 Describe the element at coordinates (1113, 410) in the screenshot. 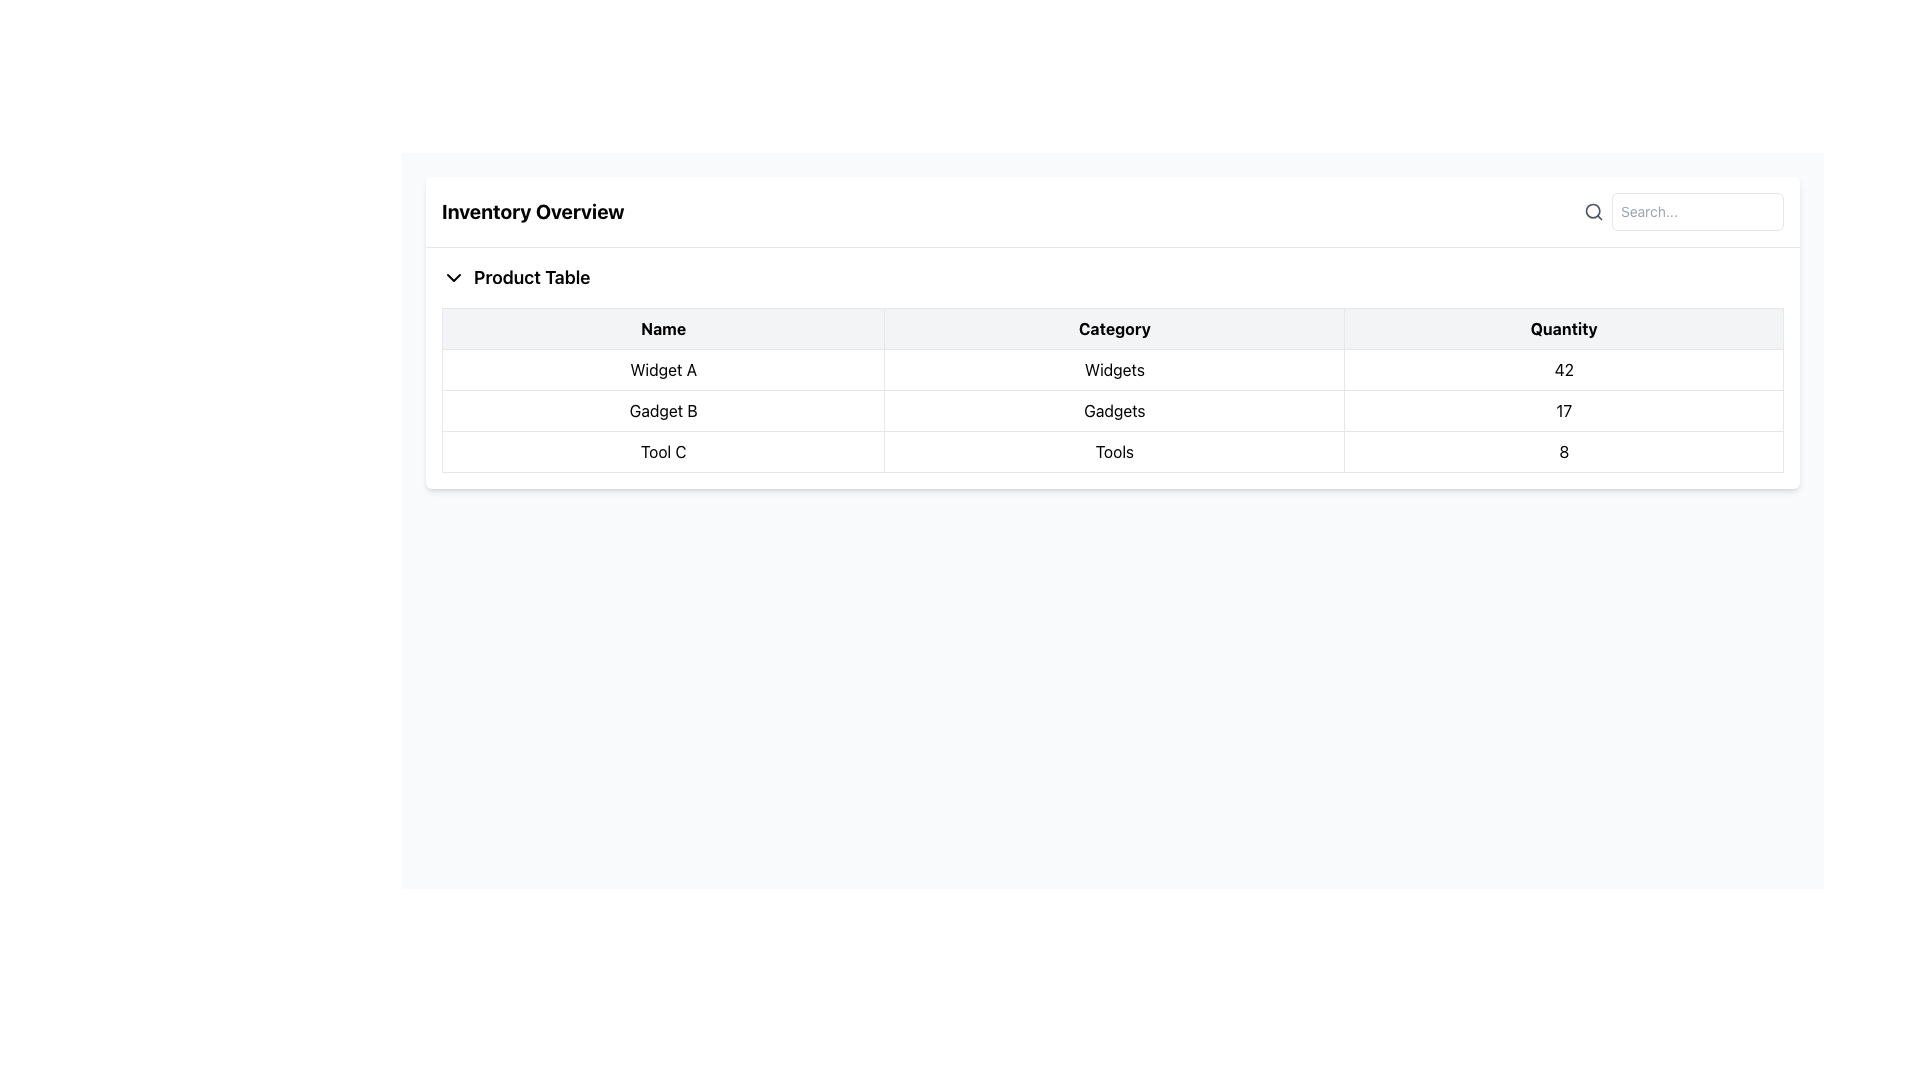

I see `the Text Label displaying 'Gadgets', which is located in the second row of the 'Category' column between 'Widgets' and 'Tools'` at that location.